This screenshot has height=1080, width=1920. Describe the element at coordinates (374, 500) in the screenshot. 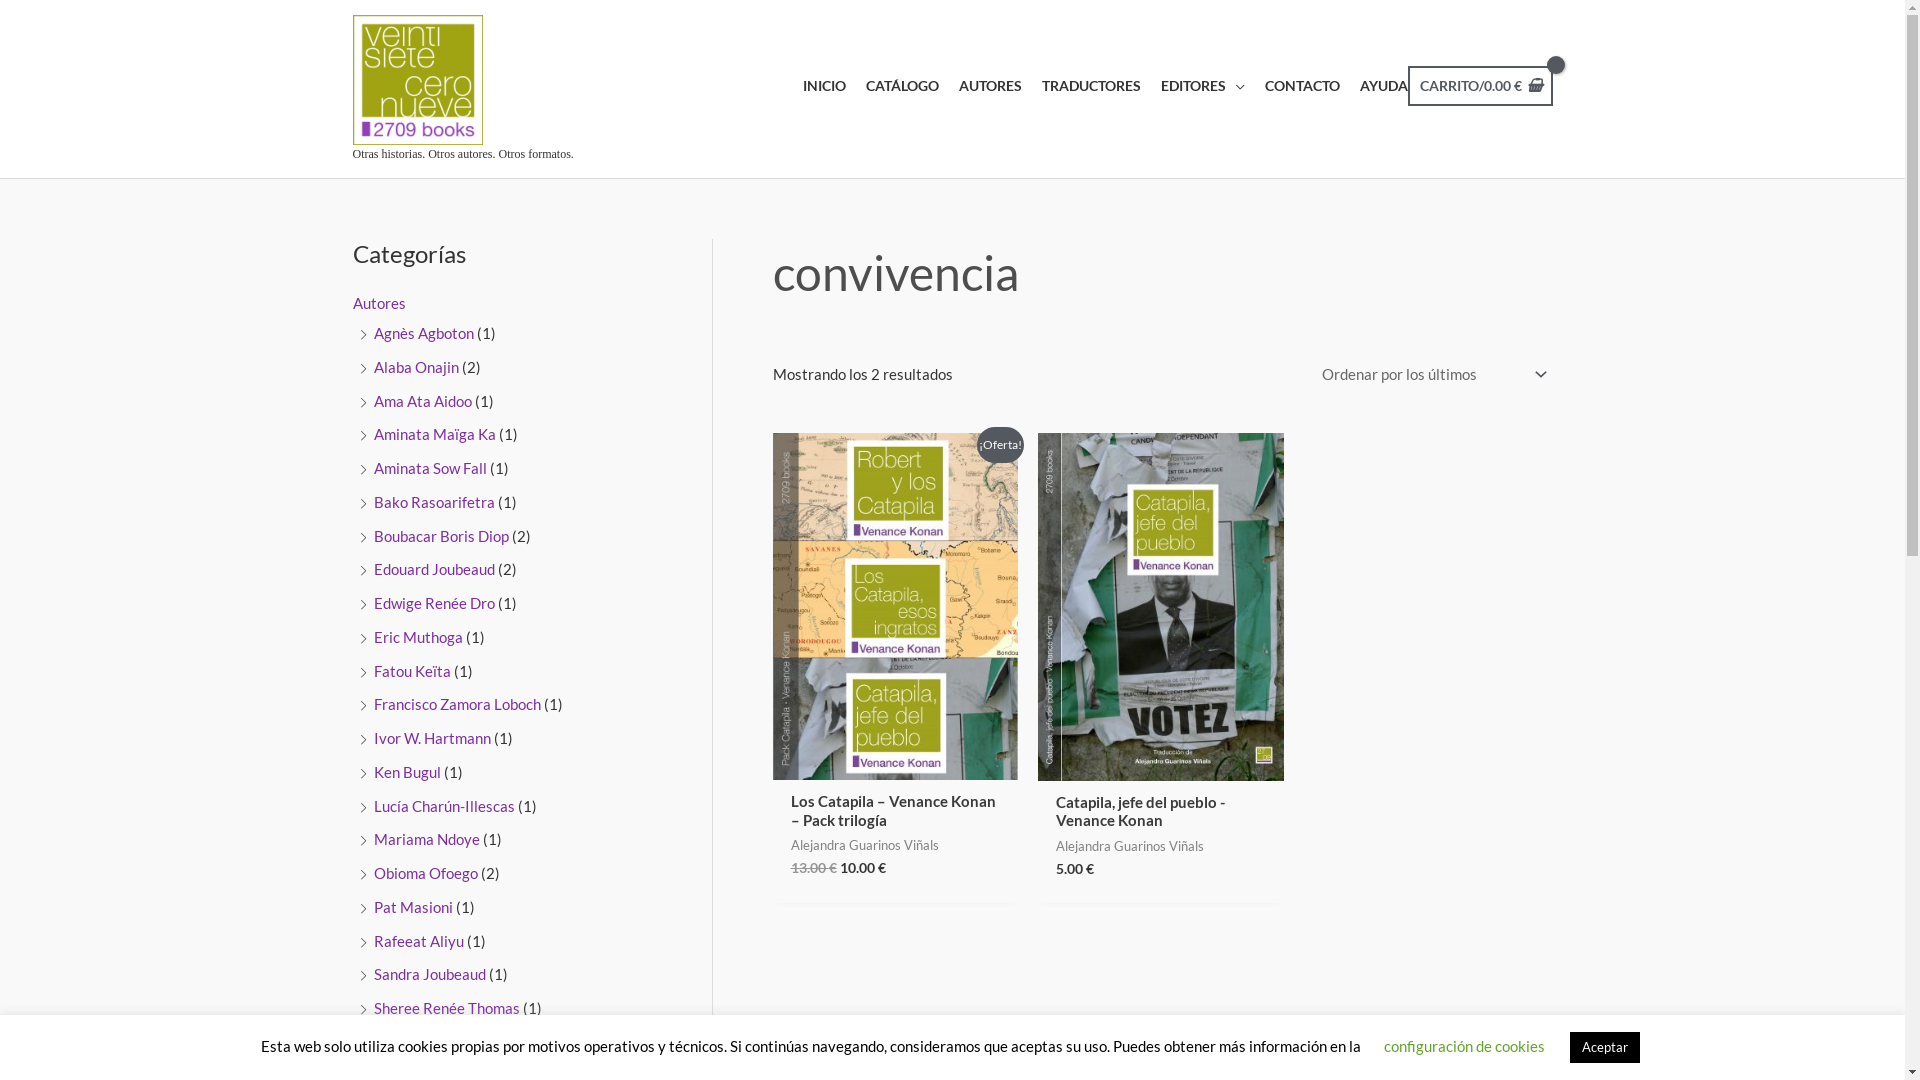

I see `'Bako Rasoarifetra'` at that location.